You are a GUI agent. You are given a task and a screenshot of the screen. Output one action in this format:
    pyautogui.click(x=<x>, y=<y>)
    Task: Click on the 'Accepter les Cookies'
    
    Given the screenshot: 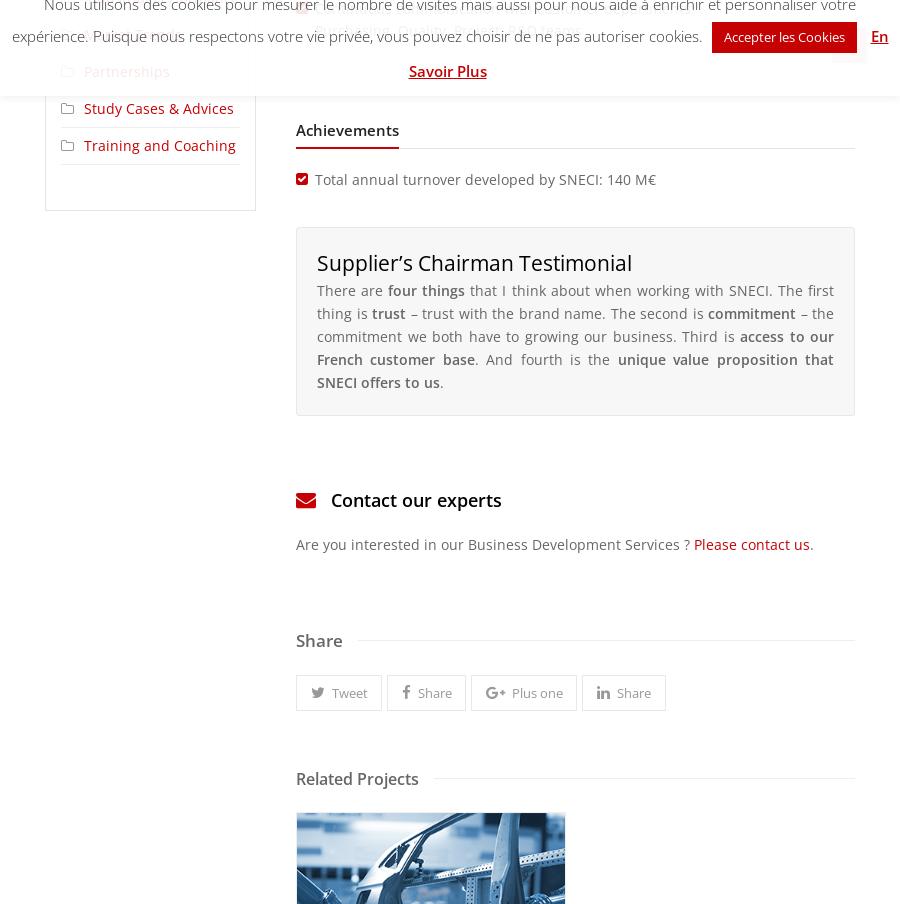 What is the action you would take?
    pyautogui.click(x=782, y=34)
    